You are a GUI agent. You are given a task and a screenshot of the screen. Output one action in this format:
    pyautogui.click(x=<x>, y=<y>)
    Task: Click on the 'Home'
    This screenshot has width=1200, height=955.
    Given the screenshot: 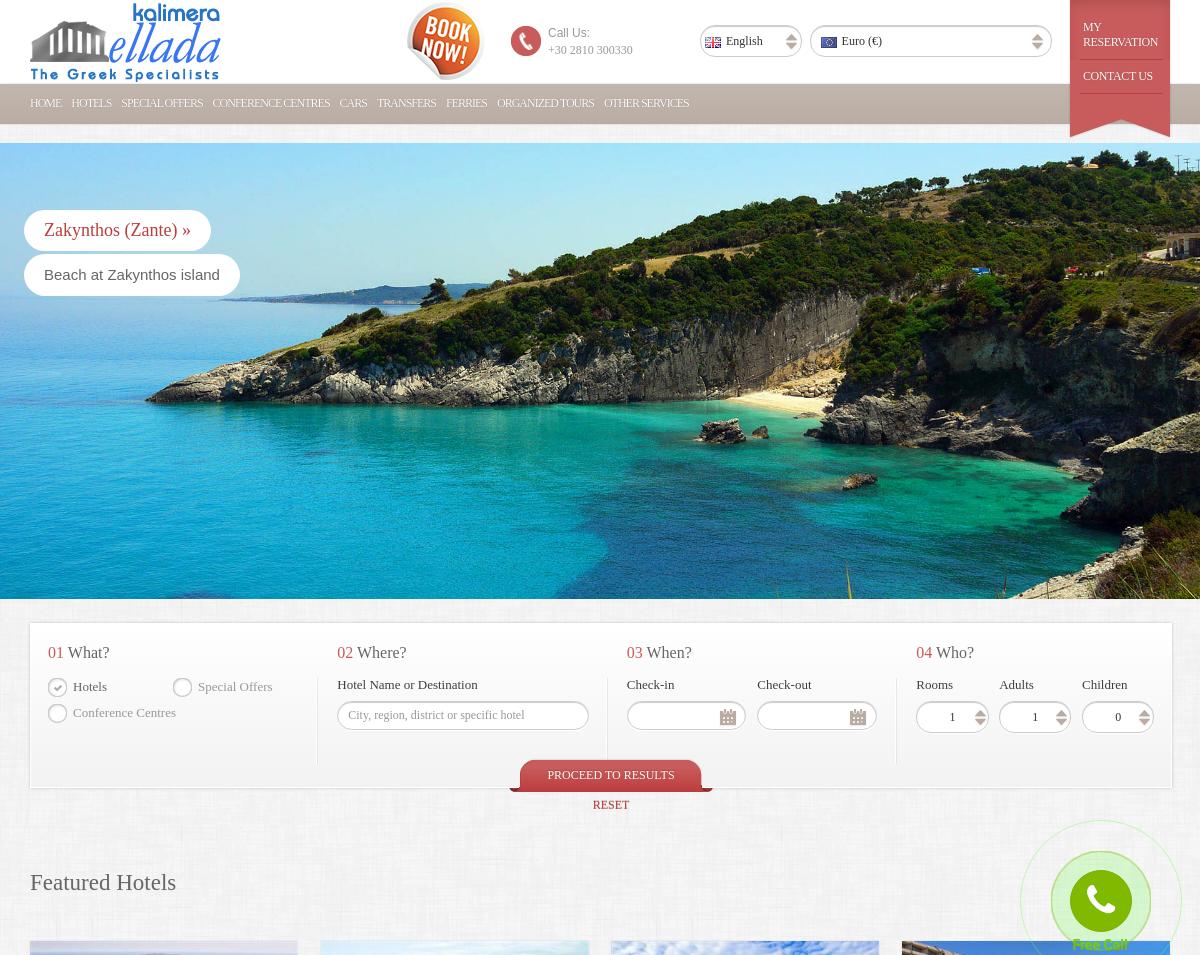 What is the action you would take?
    pyautogui.click(x=45, y=102)
    